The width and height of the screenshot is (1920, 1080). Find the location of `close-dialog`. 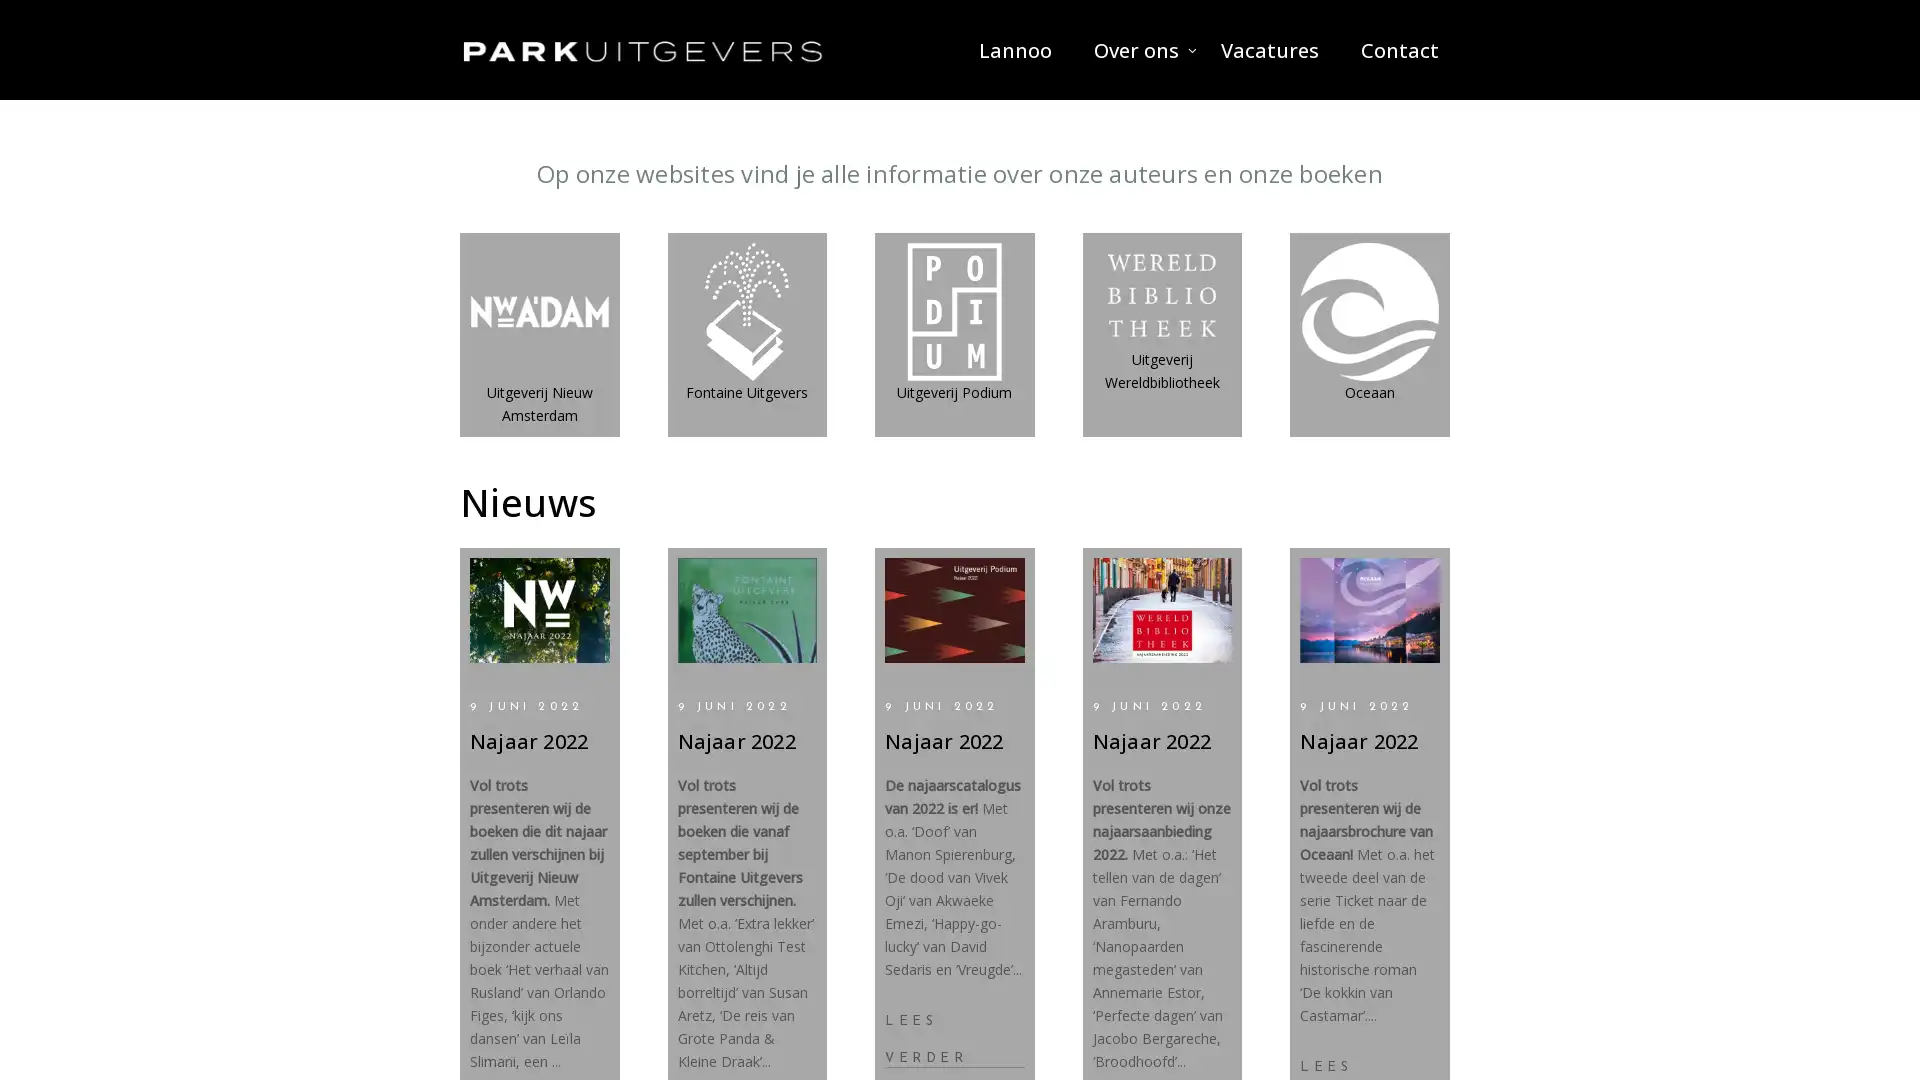

close-dialog is located at coordinates (1196, 430).